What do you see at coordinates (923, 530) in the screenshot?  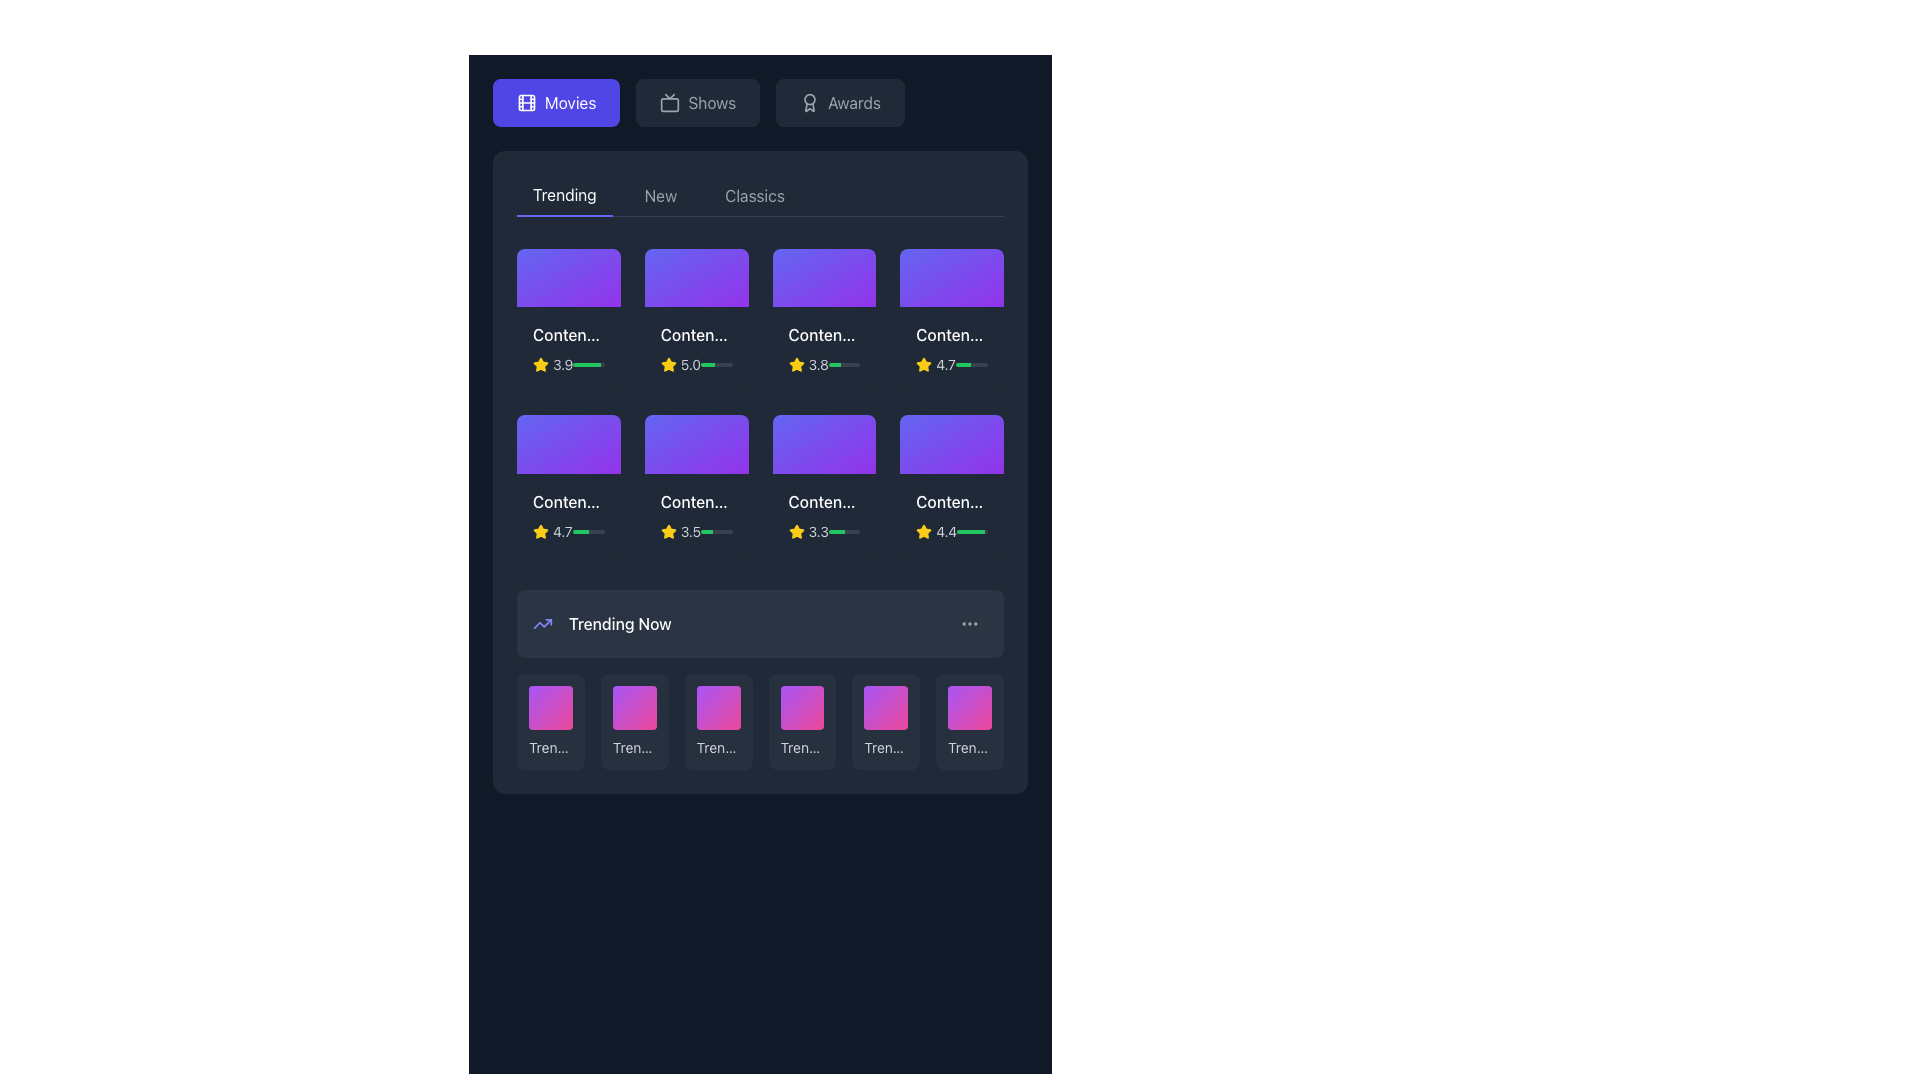 I see `the star icon that indicates user ratings, located in the lower region of the content card to the left of the rating score under the 'Trending' tab` at bounding box center [923, 530].